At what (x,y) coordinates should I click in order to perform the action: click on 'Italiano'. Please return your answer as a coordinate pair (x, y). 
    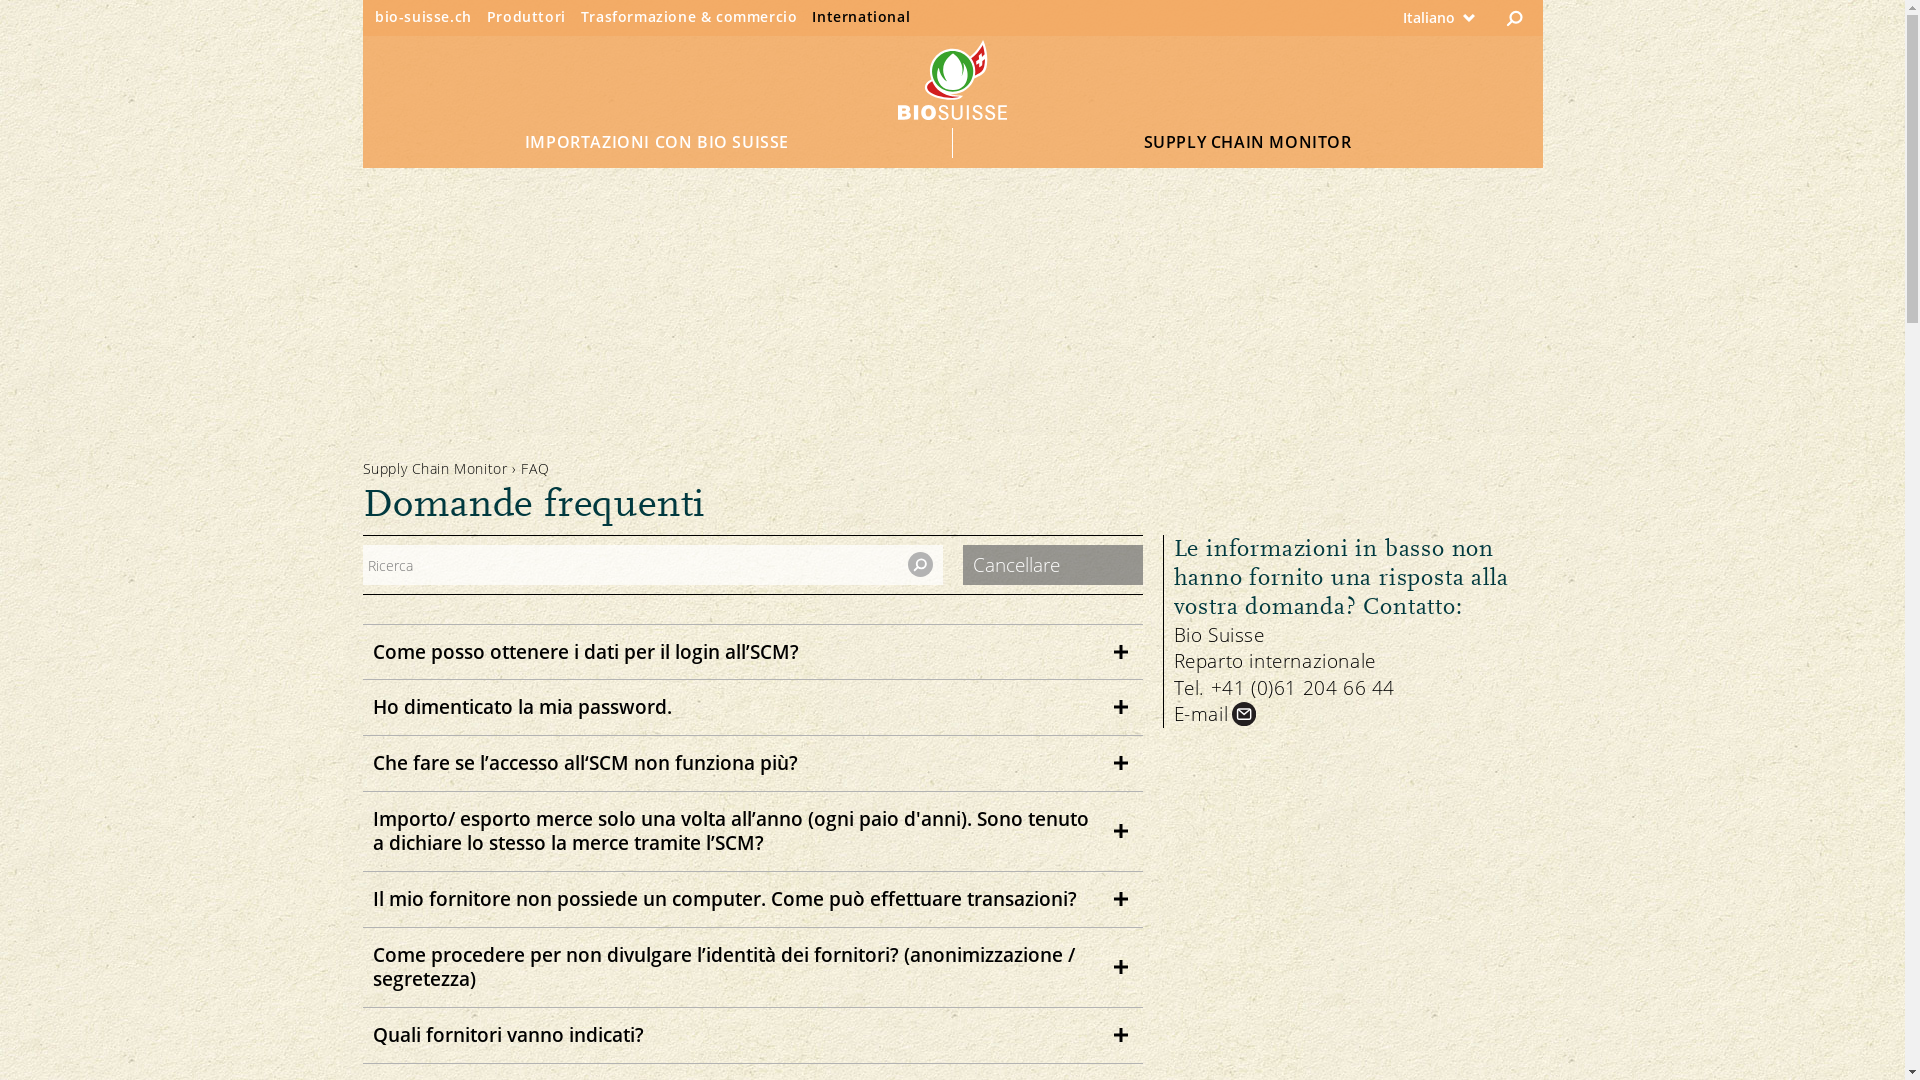
    Looking at the image, I should click on (1389, 18).